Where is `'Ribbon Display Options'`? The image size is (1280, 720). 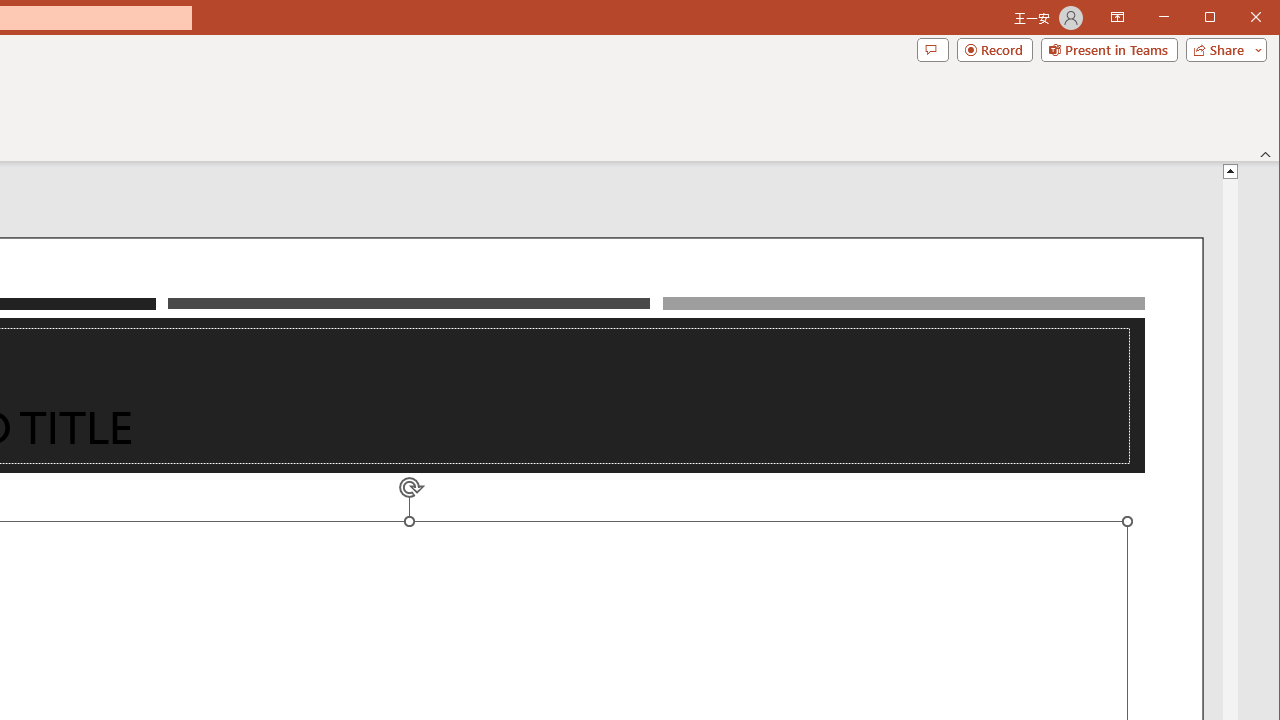 'Ribbon Display Options' is located at coordinates (1116, 18).